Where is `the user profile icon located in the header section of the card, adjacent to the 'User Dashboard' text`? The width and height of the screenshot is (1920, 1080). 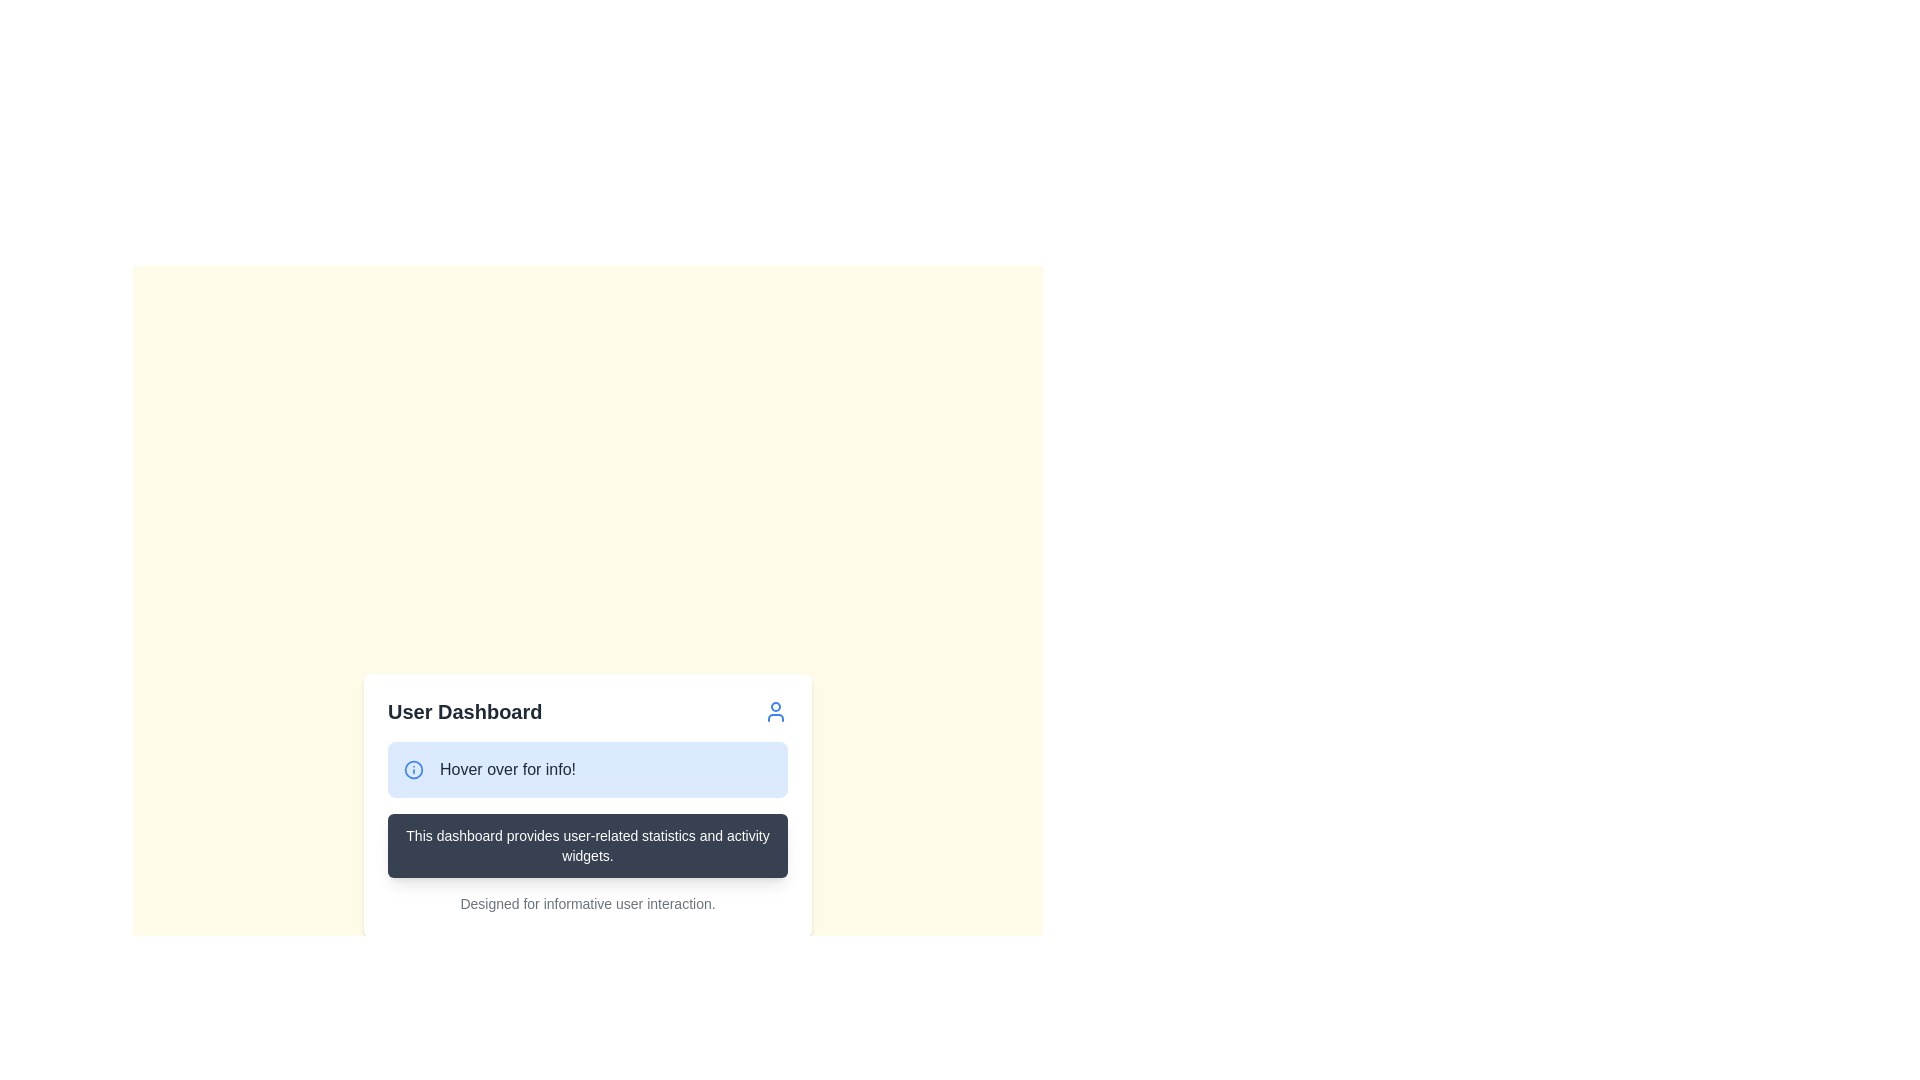
the user profile icon located in the header section of the card, adjacent to the 'User Dashboard' text is located at coordinates (775, 711).